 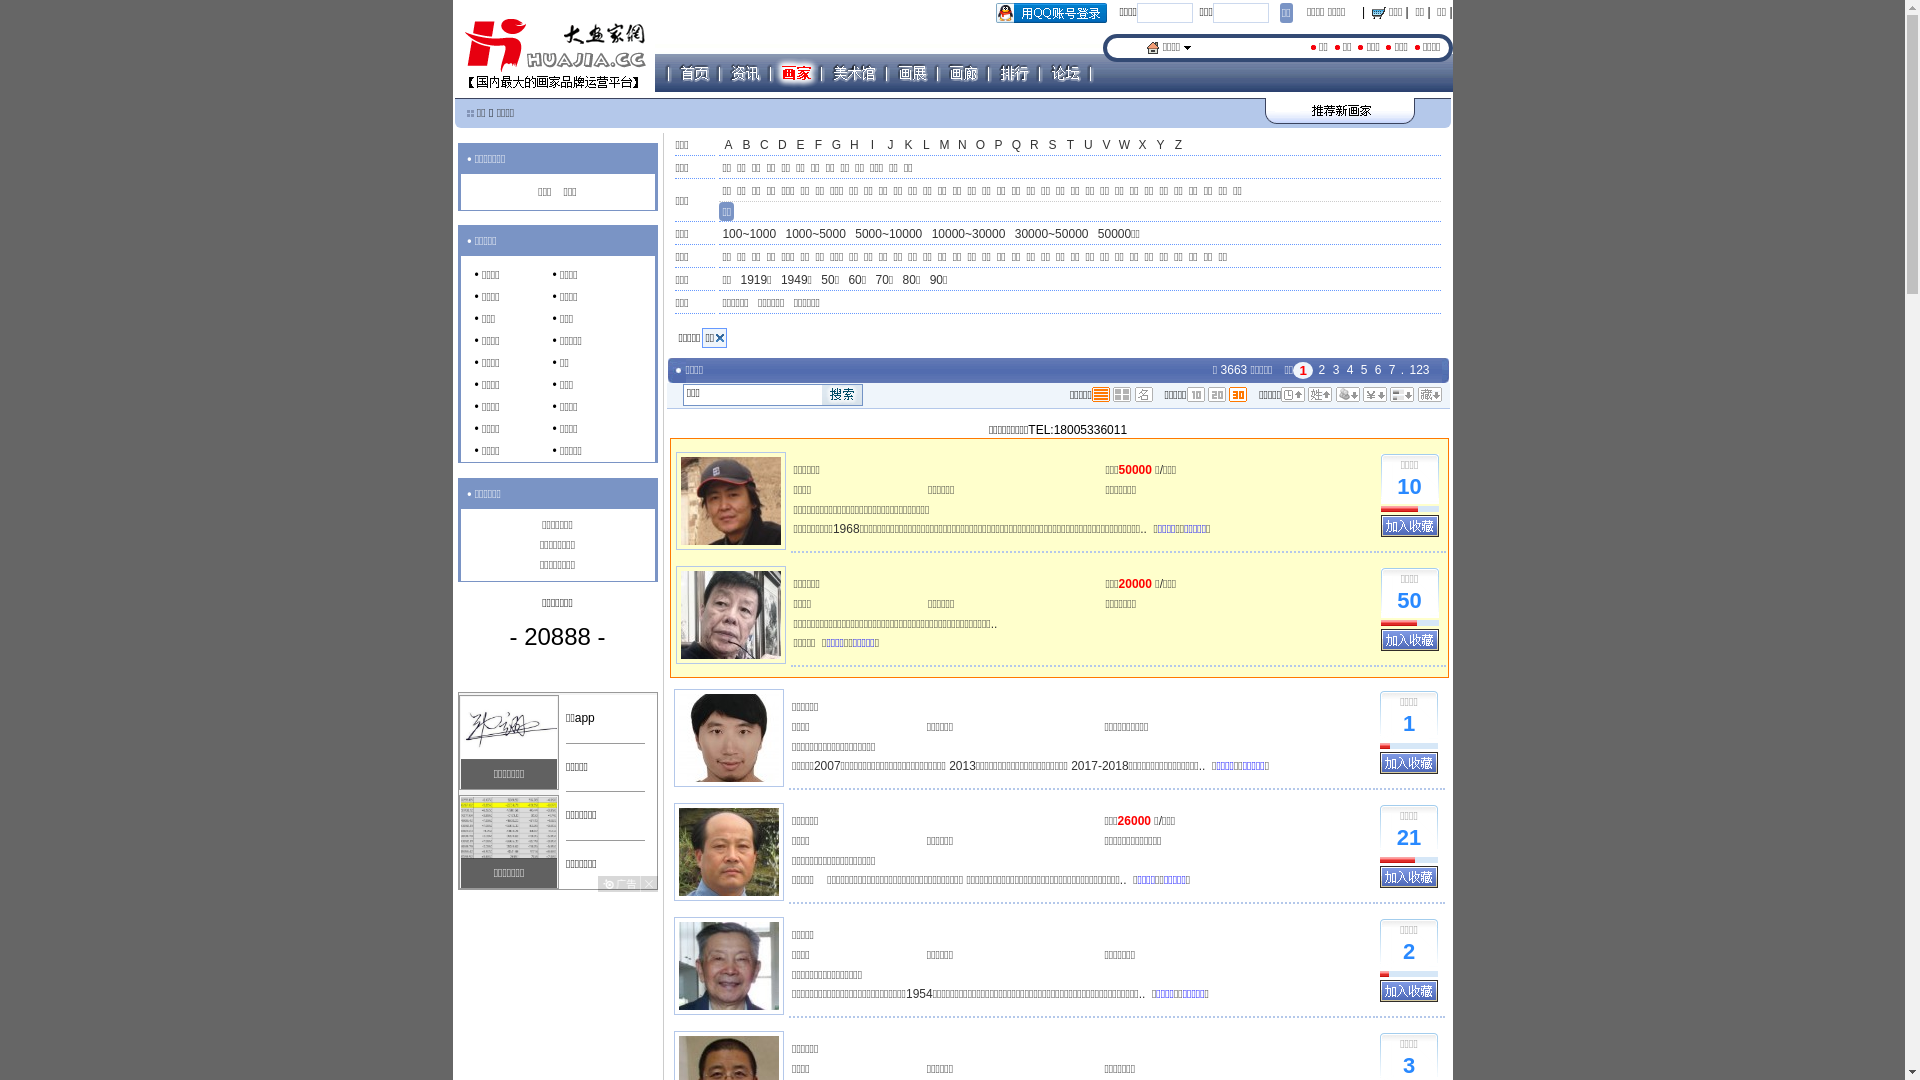 I want to click on '1000~5000', so click(x=781, y=234).